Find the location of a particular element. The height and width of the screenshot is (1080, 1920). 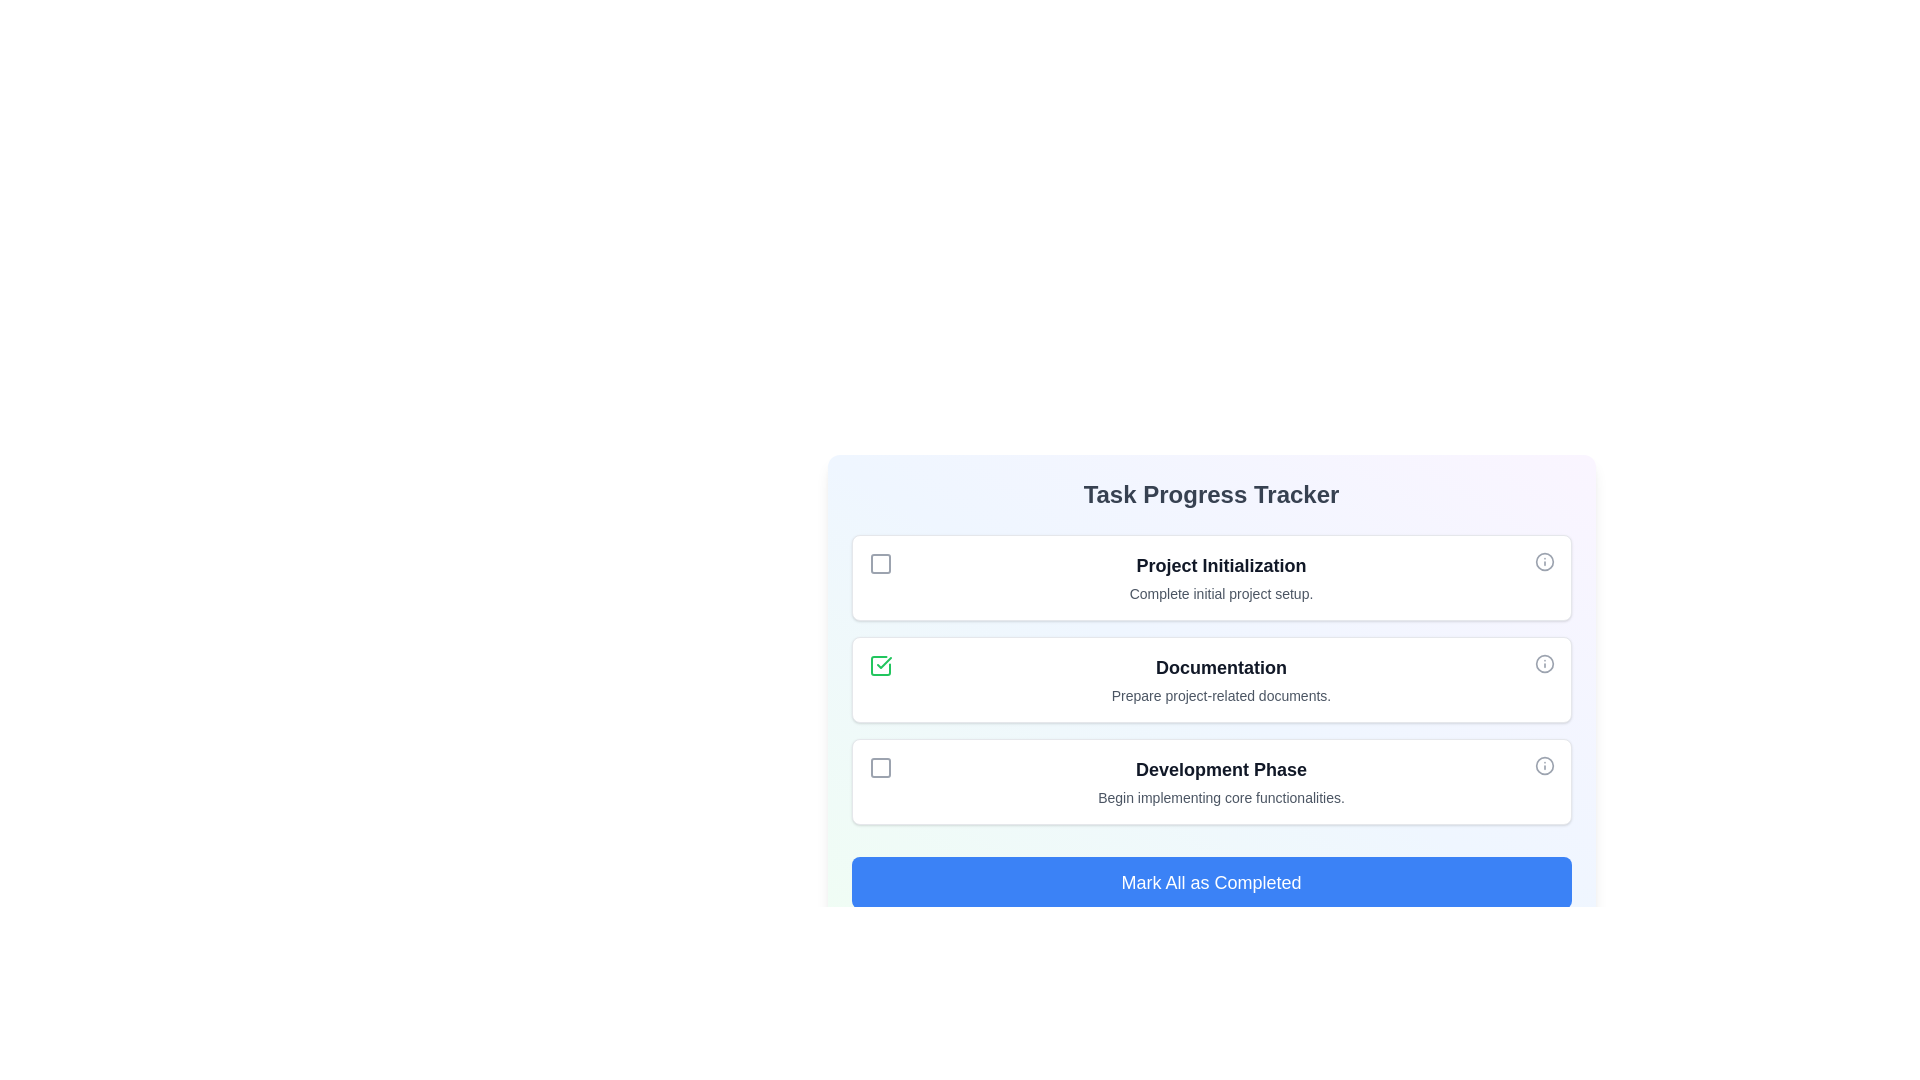

the 'Project Initialization' text label, which serves as a heading for the tasks listed in the task progress tracker interface is located at coordinates (1220, 566).